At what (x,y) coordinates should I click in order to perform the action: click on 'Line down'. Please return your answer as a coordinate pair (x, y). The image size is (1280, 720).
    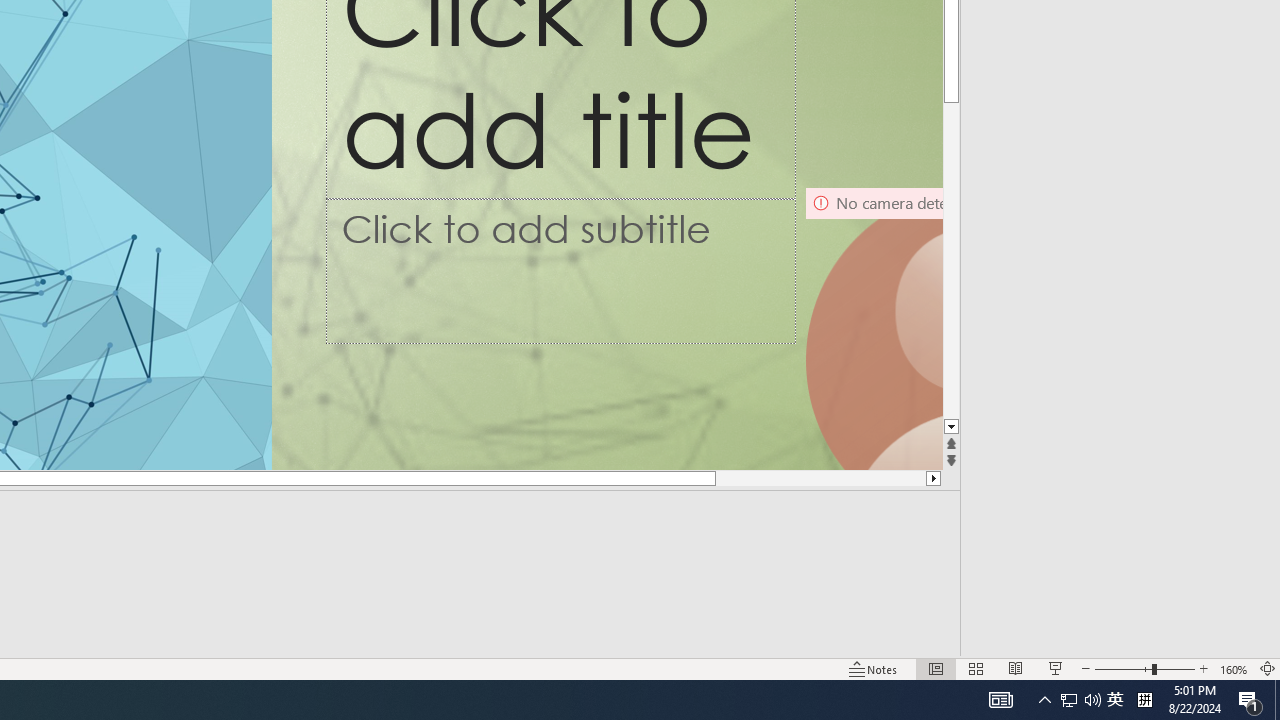
    Looking at the image, I should click on (950, 426).